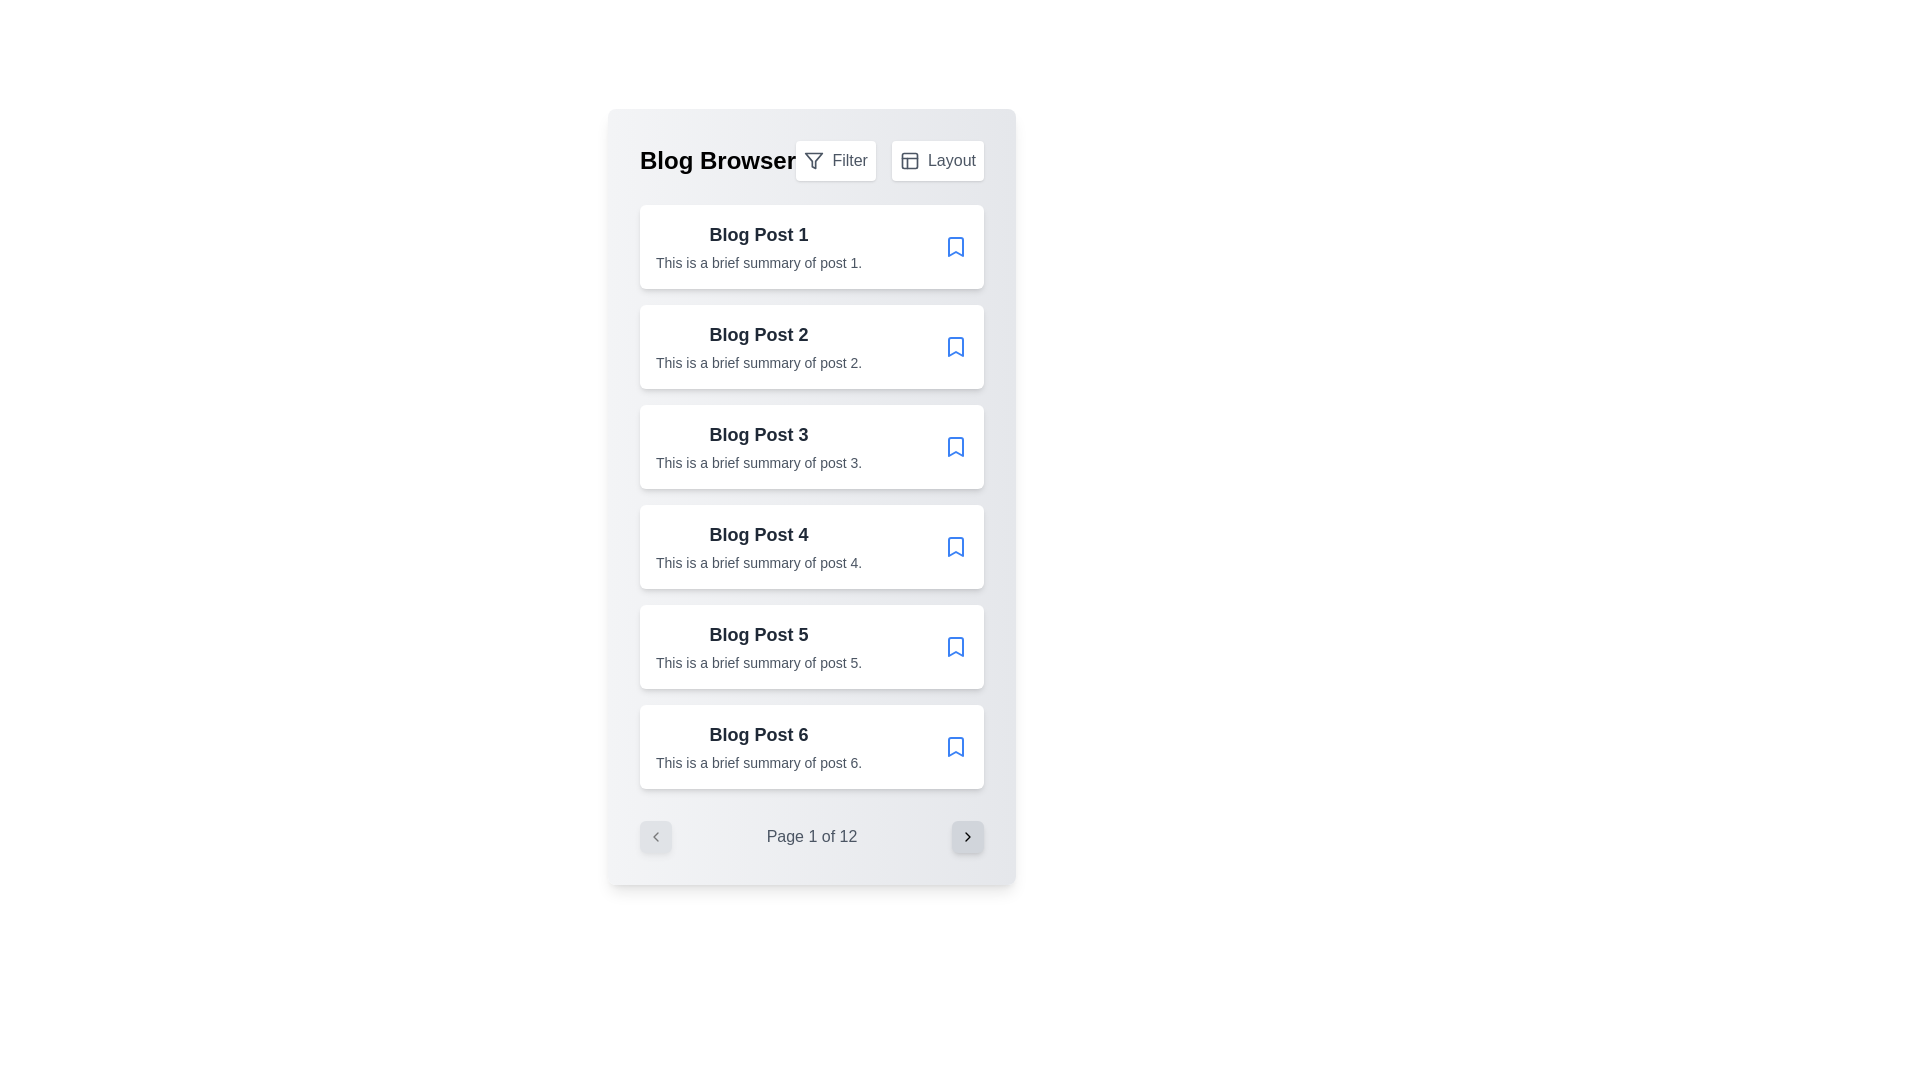 The height and width of the screenshot is (1080, 1920). I want to click on the light blue bookmark icon located at the top-right corner of the 'Blog Post 3' card, so click(954, 446).